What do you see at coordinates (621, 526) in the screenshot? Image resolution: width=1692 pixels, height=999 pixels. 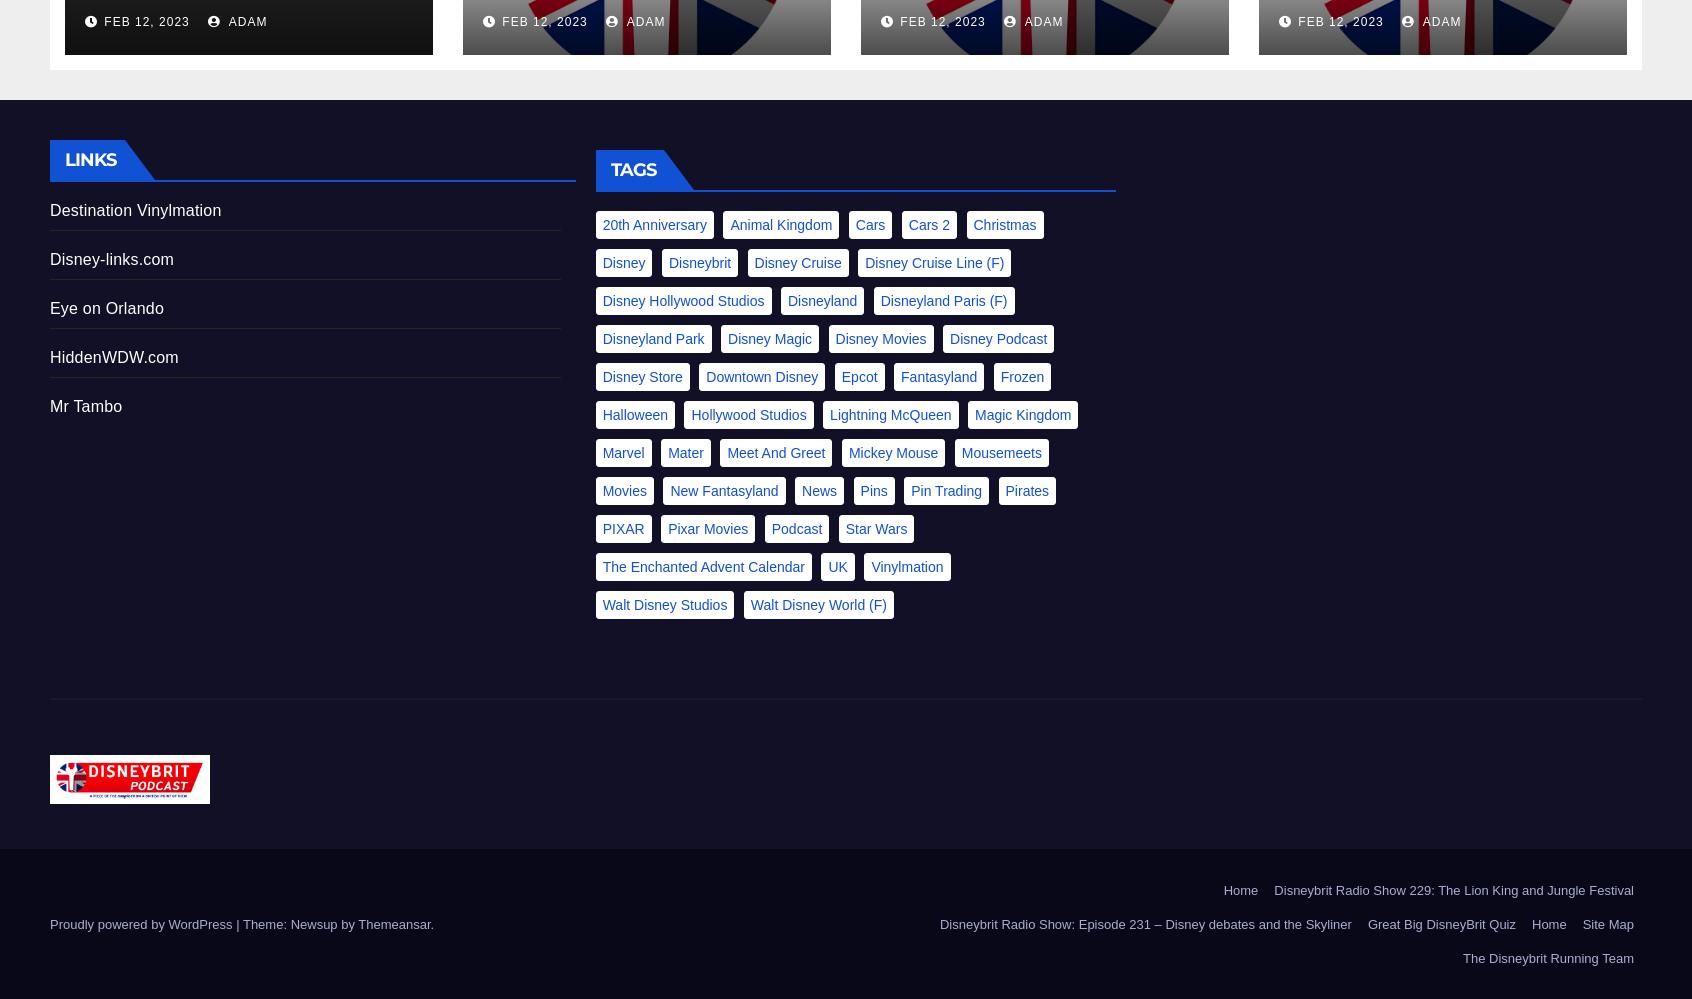 I see `'PIXAR'` at bounding box center [621, 526].